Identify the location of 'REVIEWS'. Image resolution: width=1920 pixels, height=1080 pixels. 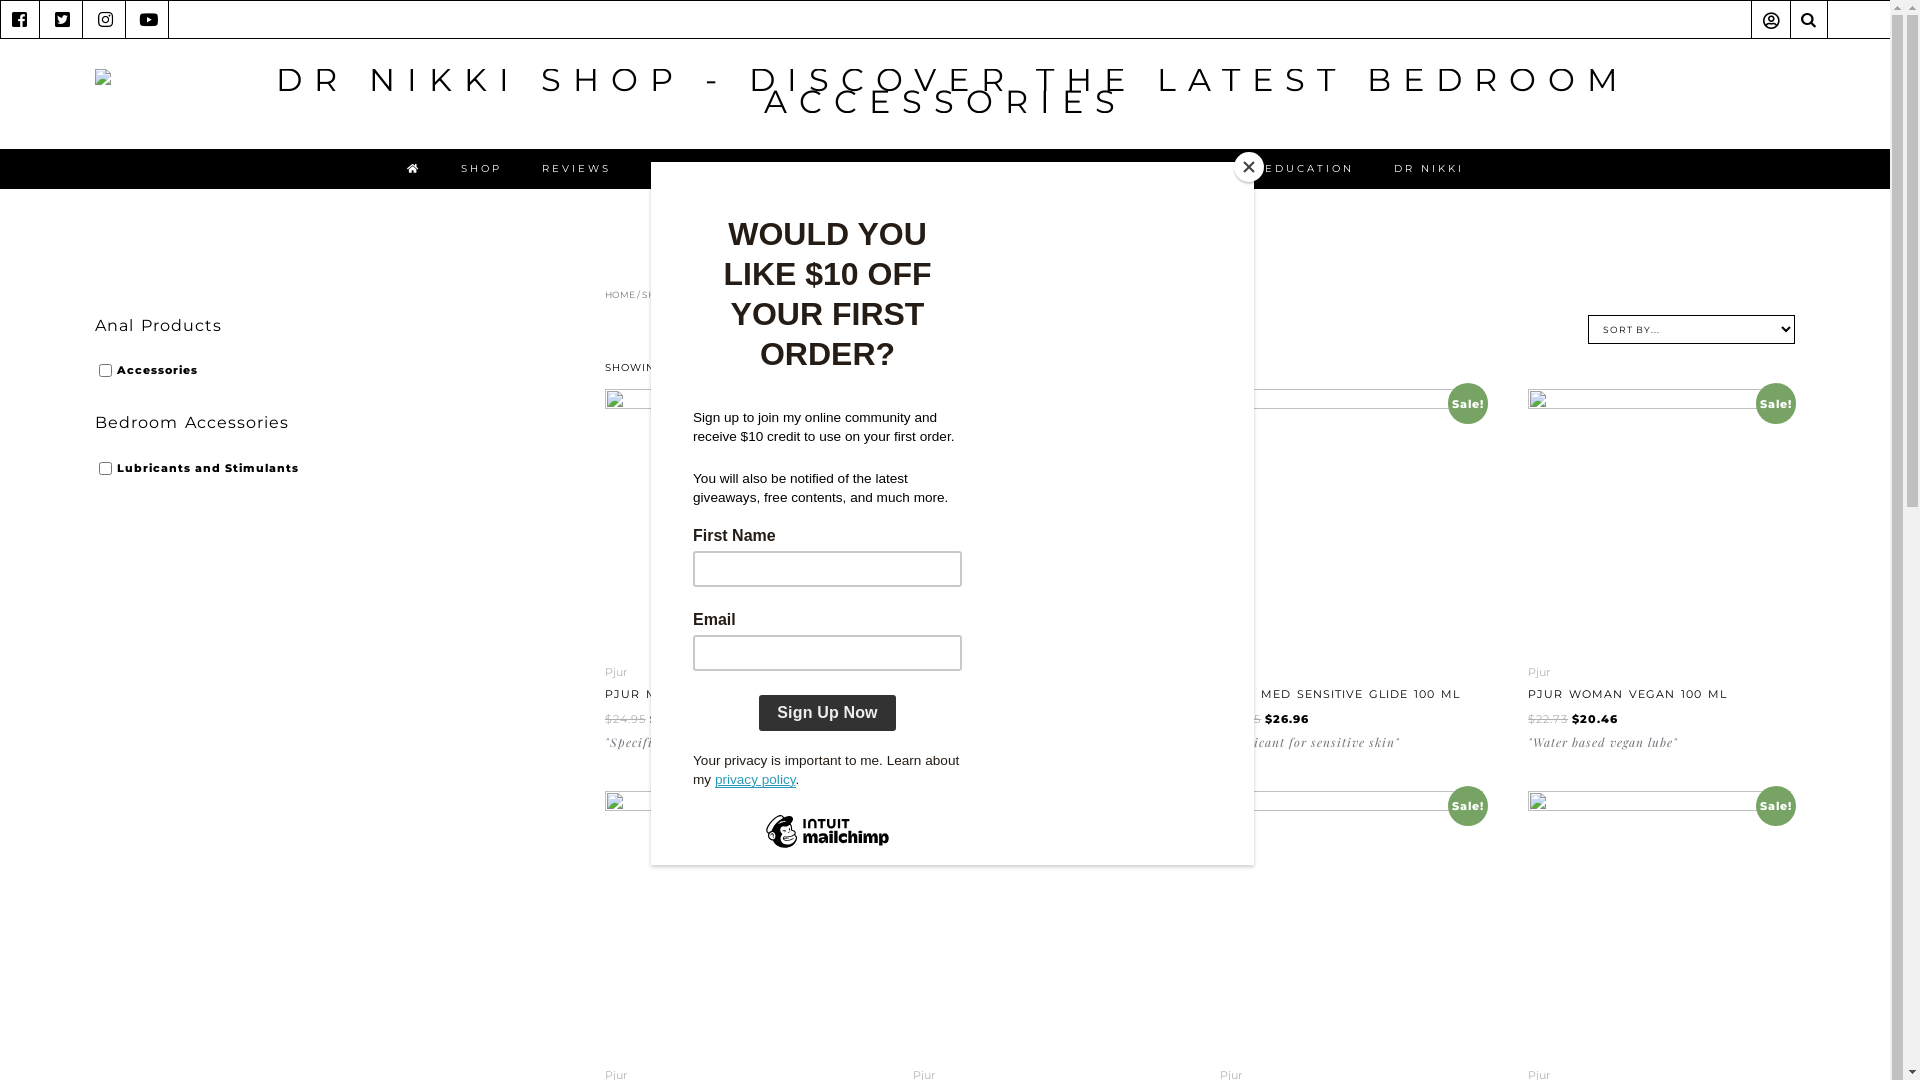
(532, 157).